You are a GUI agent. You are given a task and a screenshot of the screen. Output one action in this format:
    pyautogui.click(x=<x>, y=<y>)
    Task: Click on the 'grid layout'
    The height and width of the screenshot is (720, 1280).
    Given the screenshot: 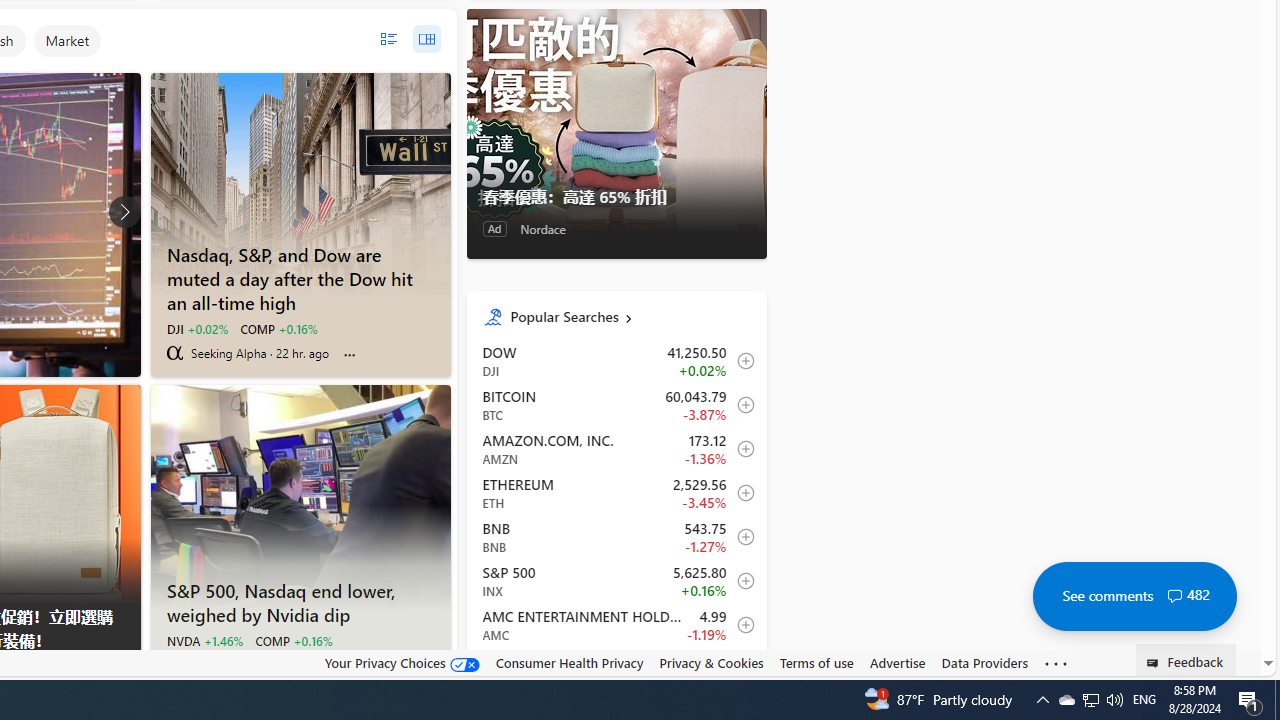 What is the action you would take?
    pyautogui.click(x=425, y=39)
    